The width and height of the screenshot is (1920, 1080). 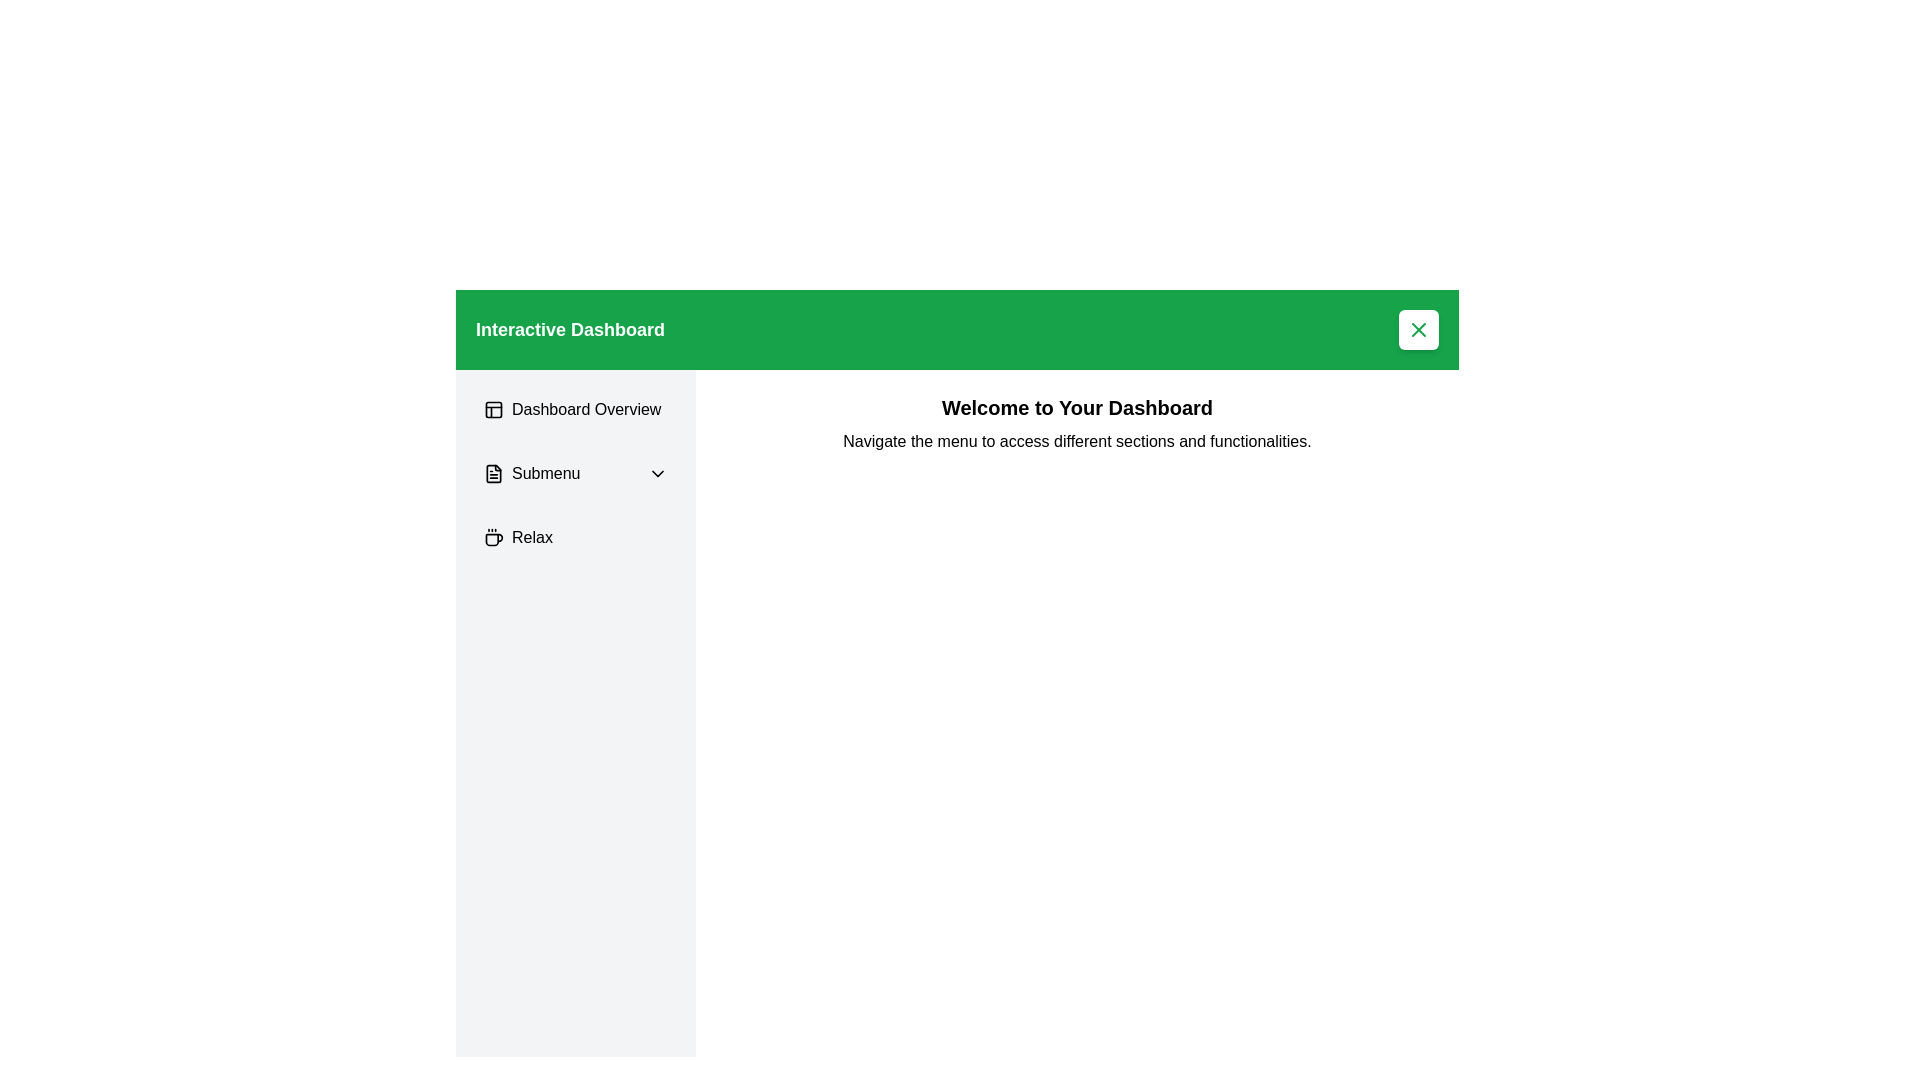 I want to click on the 'Relax' button-style menu item for keyboard-based navigation, so click(x=575, y=536).